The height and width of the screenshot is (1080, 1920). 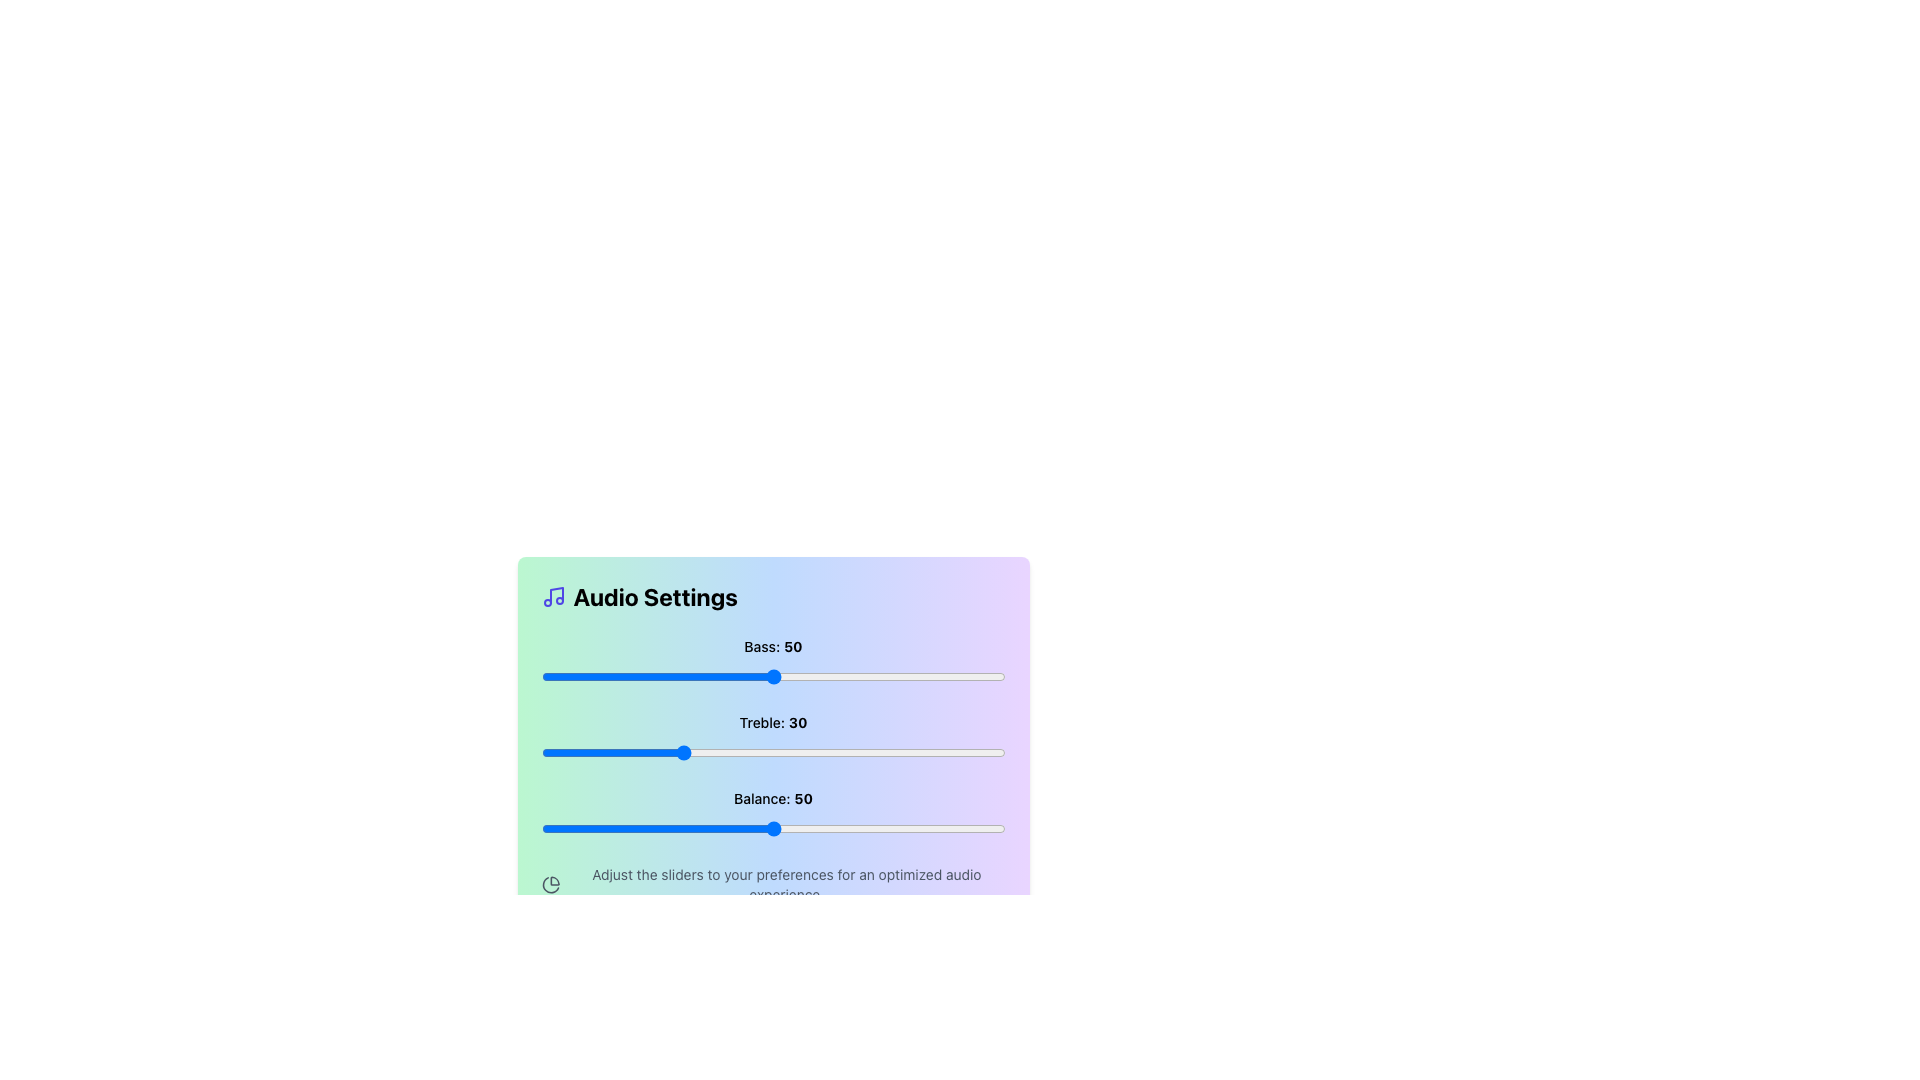 I want to click on the numerical display of the treble value, which is '30', located next to the label 'Treble:' in the audio settings, so click(x=797, y=722).